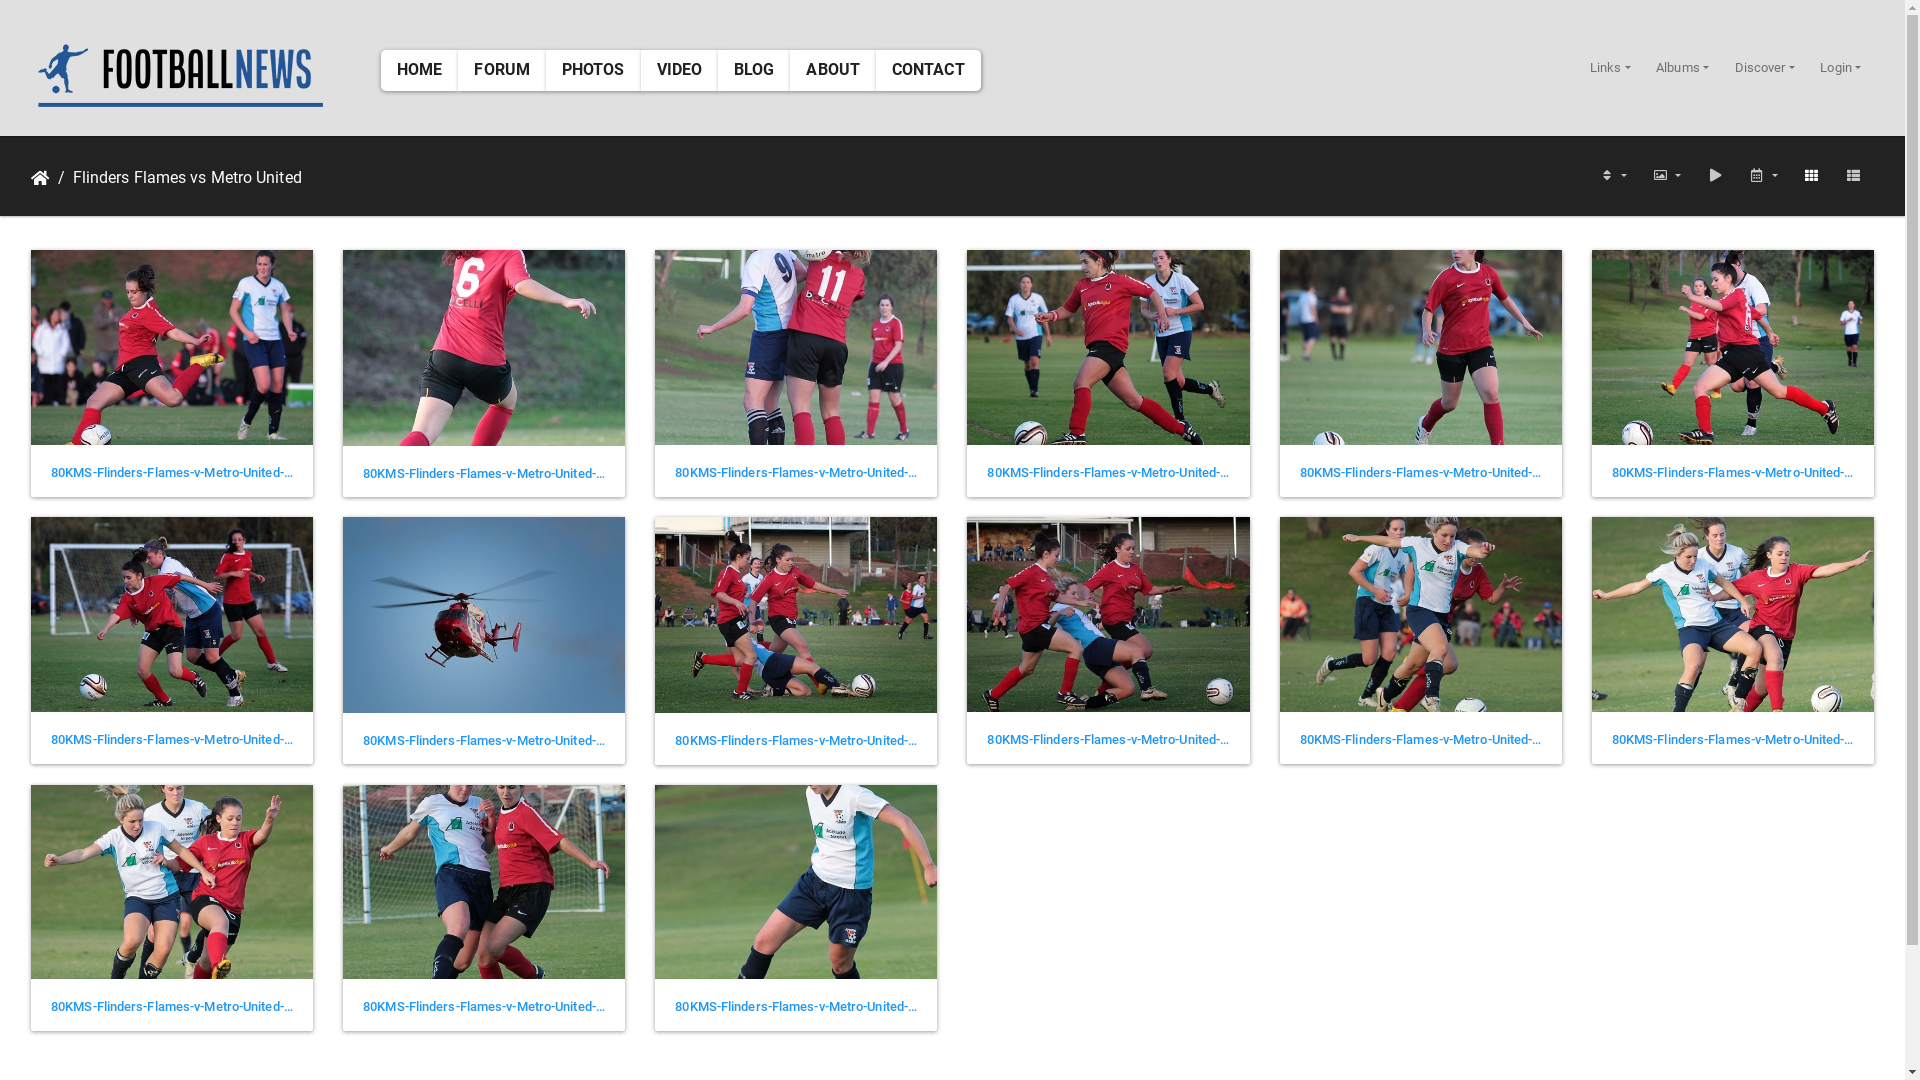 The image size is (1920, 1080). Describe the element at coordinates (752, 68) in the screenshot. I see `'BLOG'` at that location.